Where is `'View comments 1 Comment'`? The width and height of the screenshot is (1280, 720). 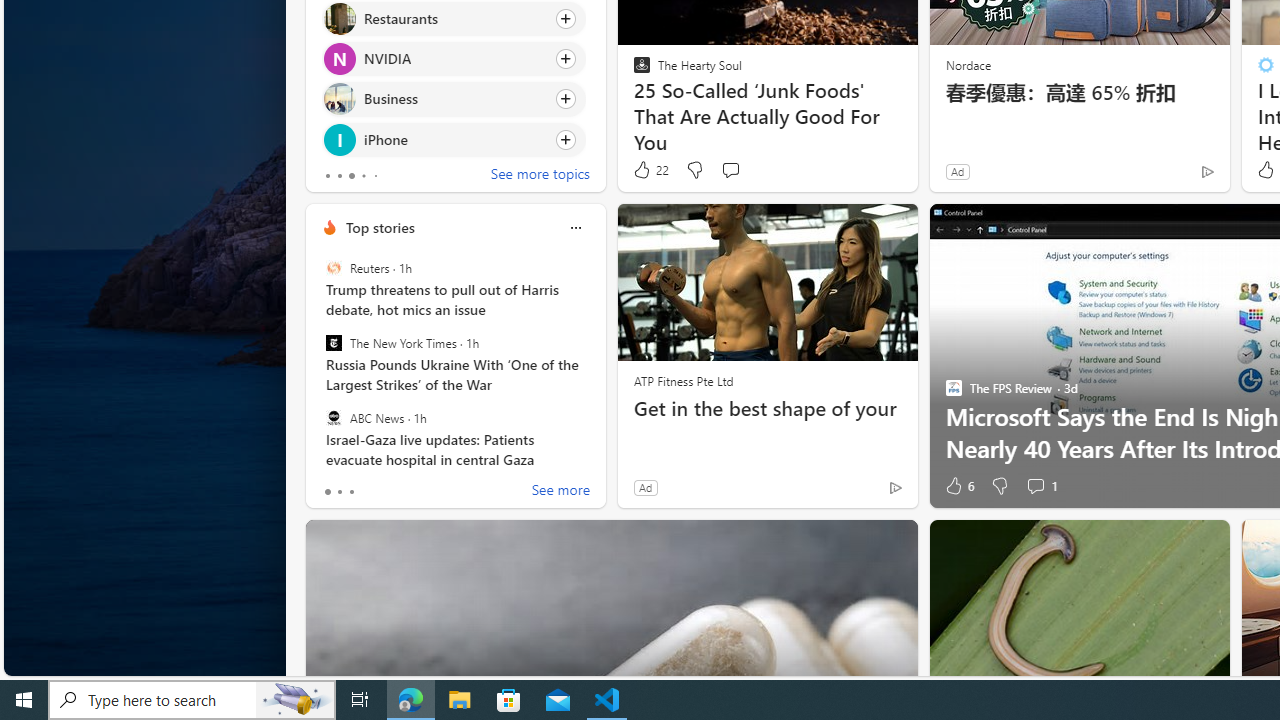
'View comments 1 Comment' is located at coordinates (1035, 486).